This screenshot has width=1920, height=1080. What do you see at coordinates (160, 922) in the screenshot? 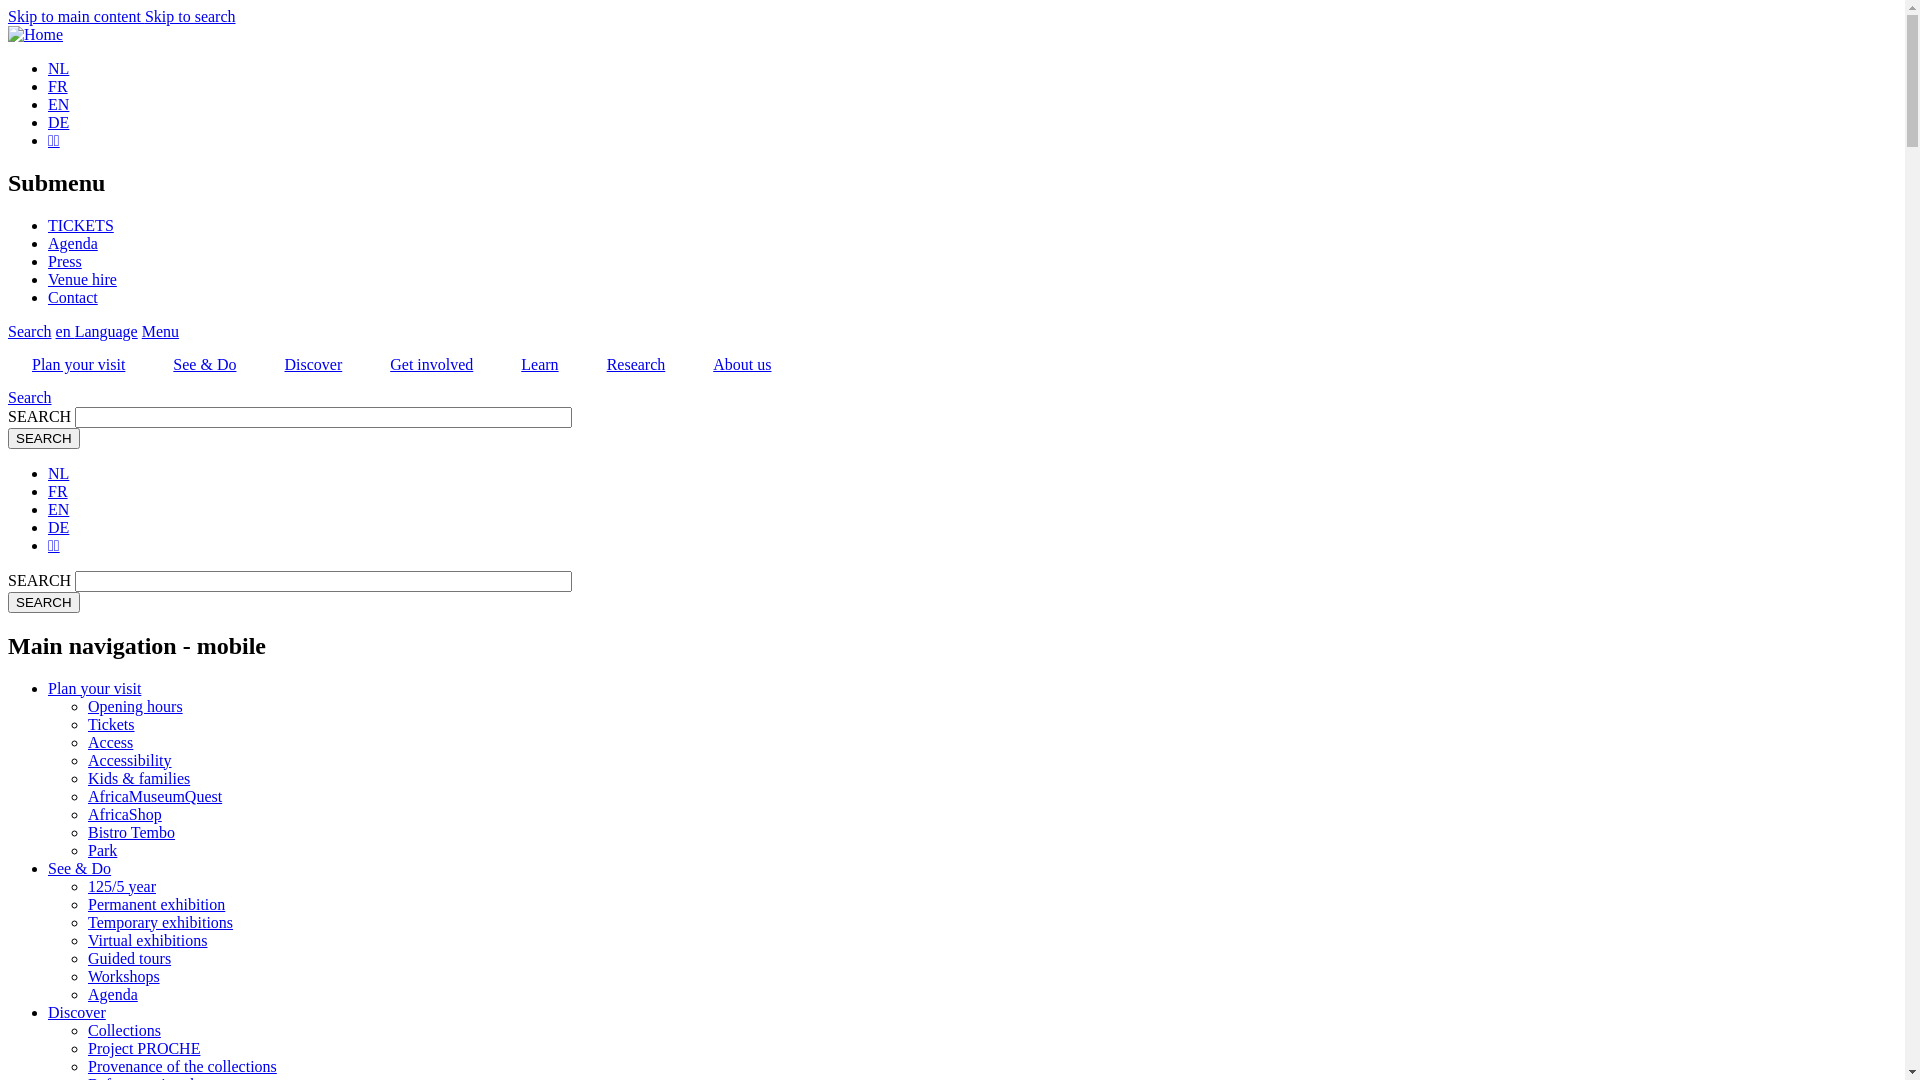
I see `'Temporary exhibitions'` at bounding box center [160, 922].